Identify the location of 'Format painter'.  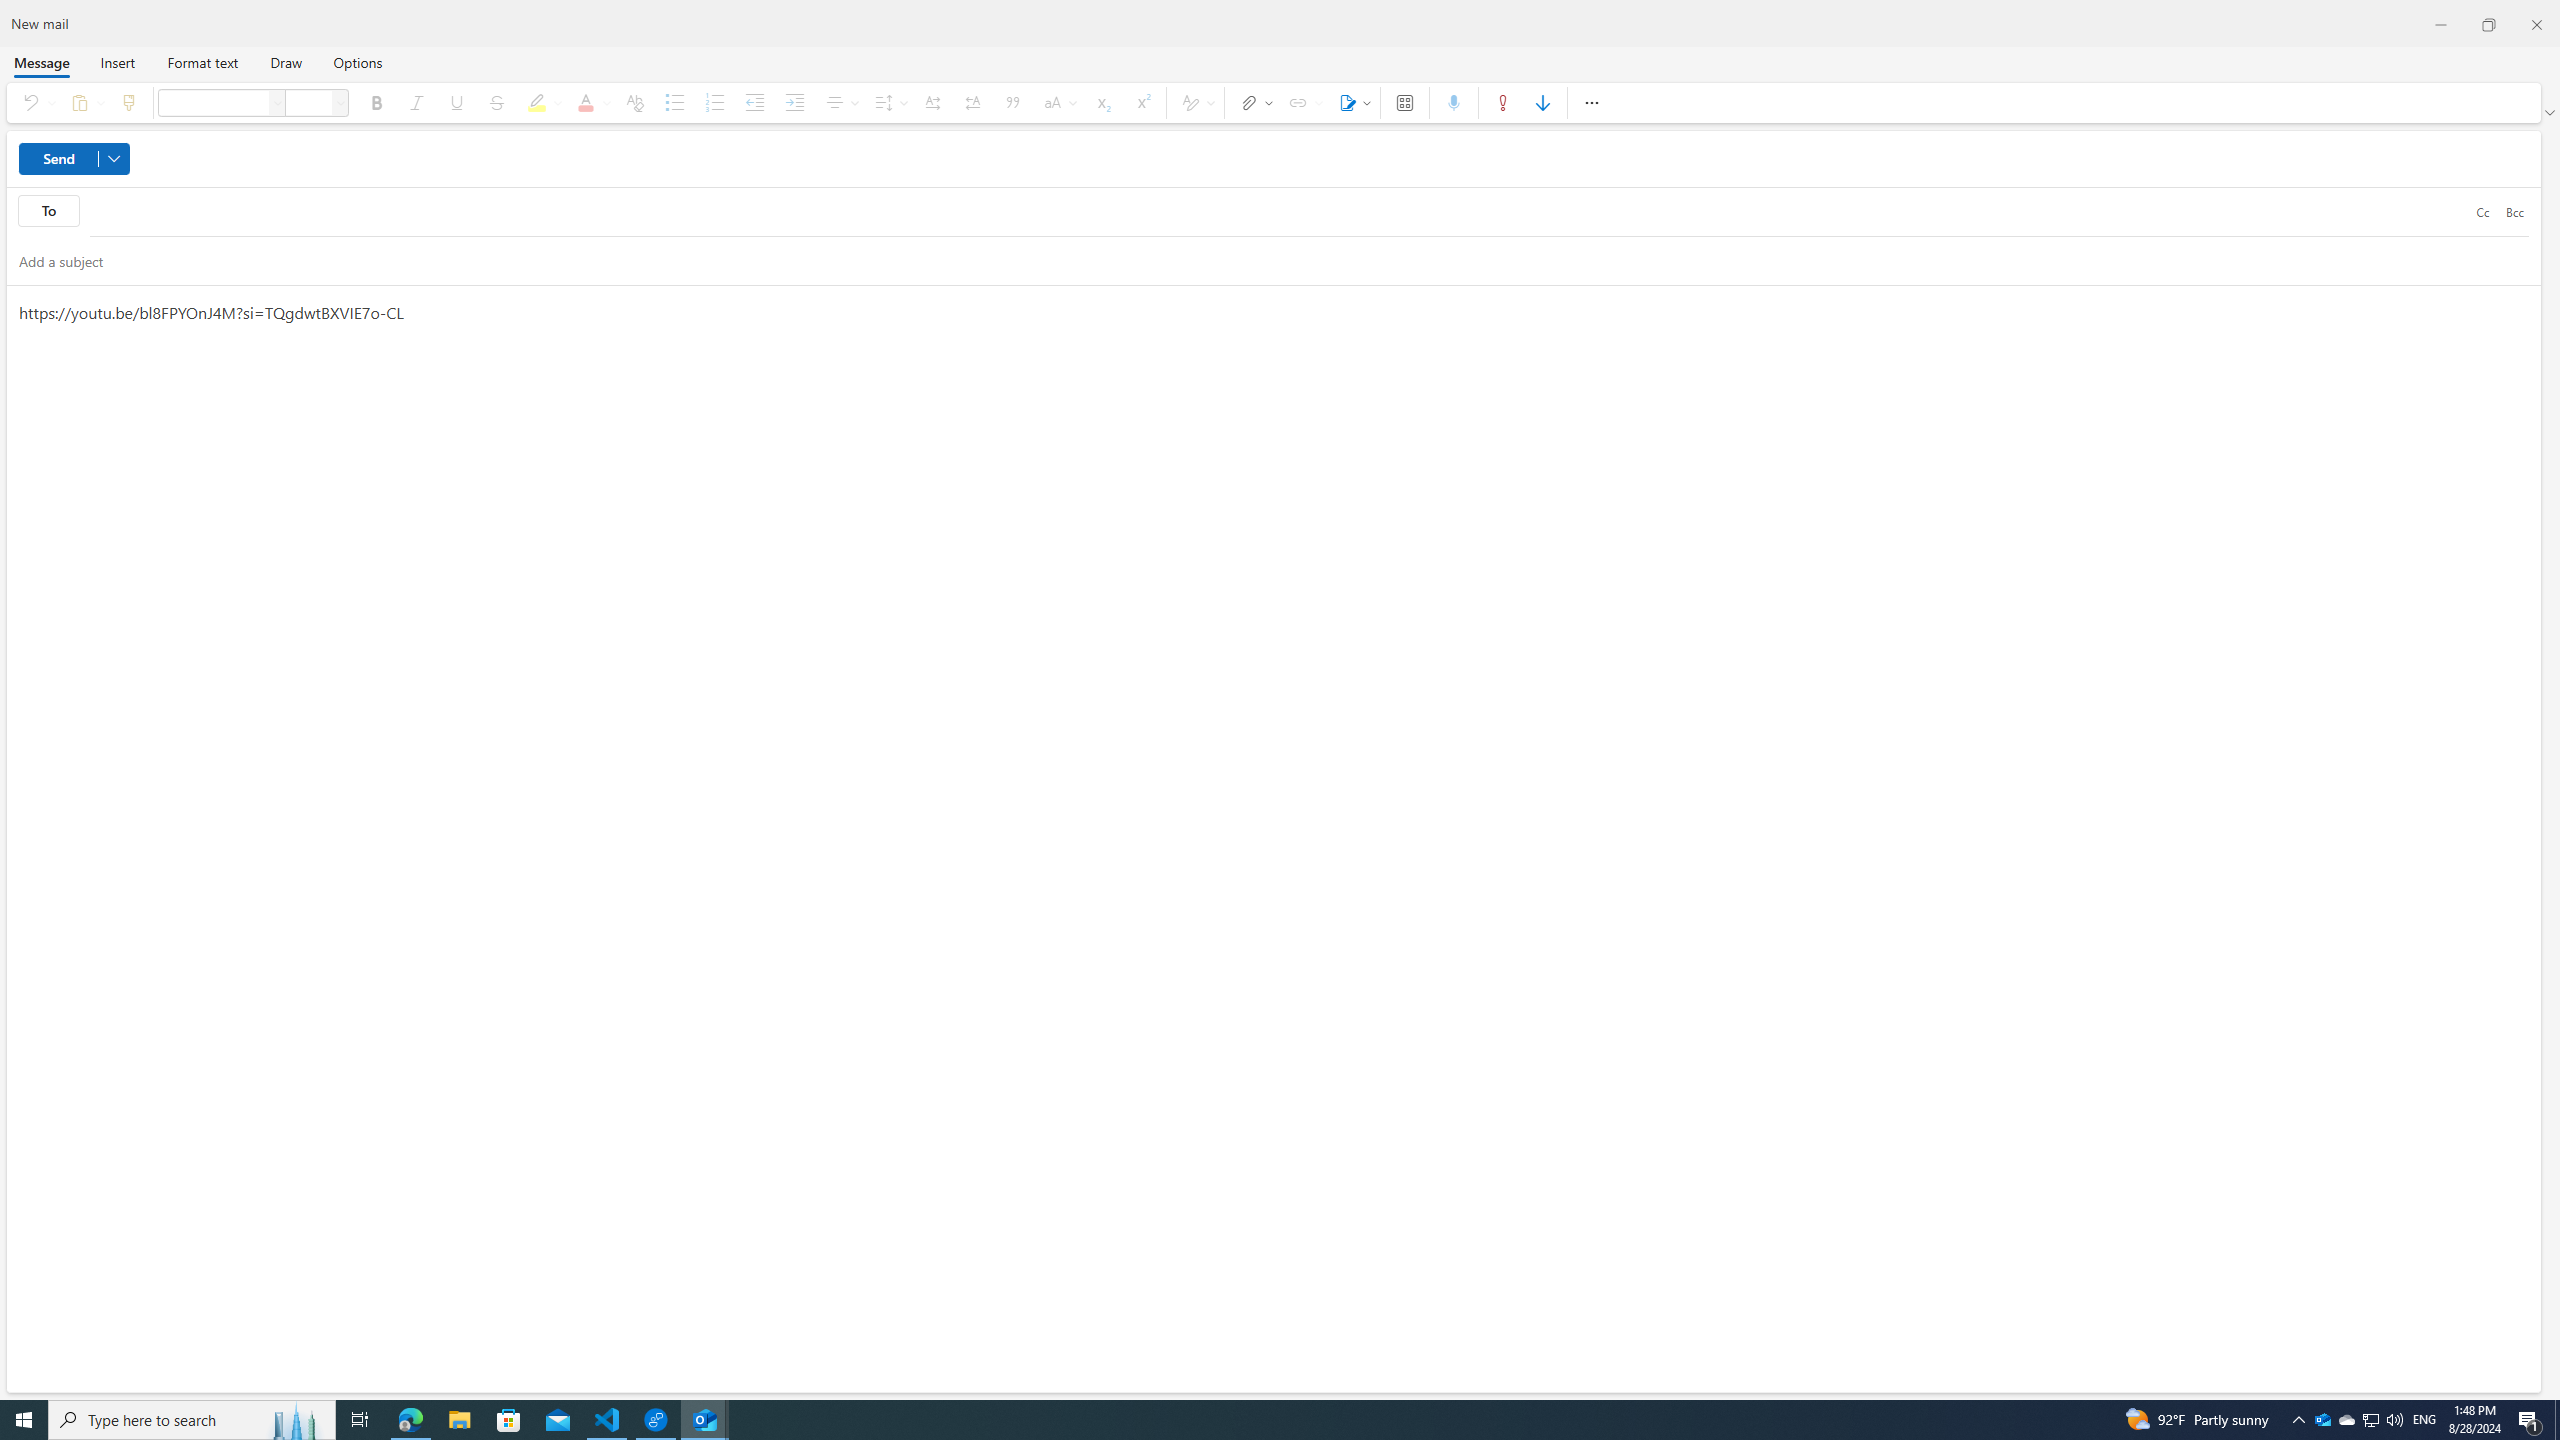
(129, 102).